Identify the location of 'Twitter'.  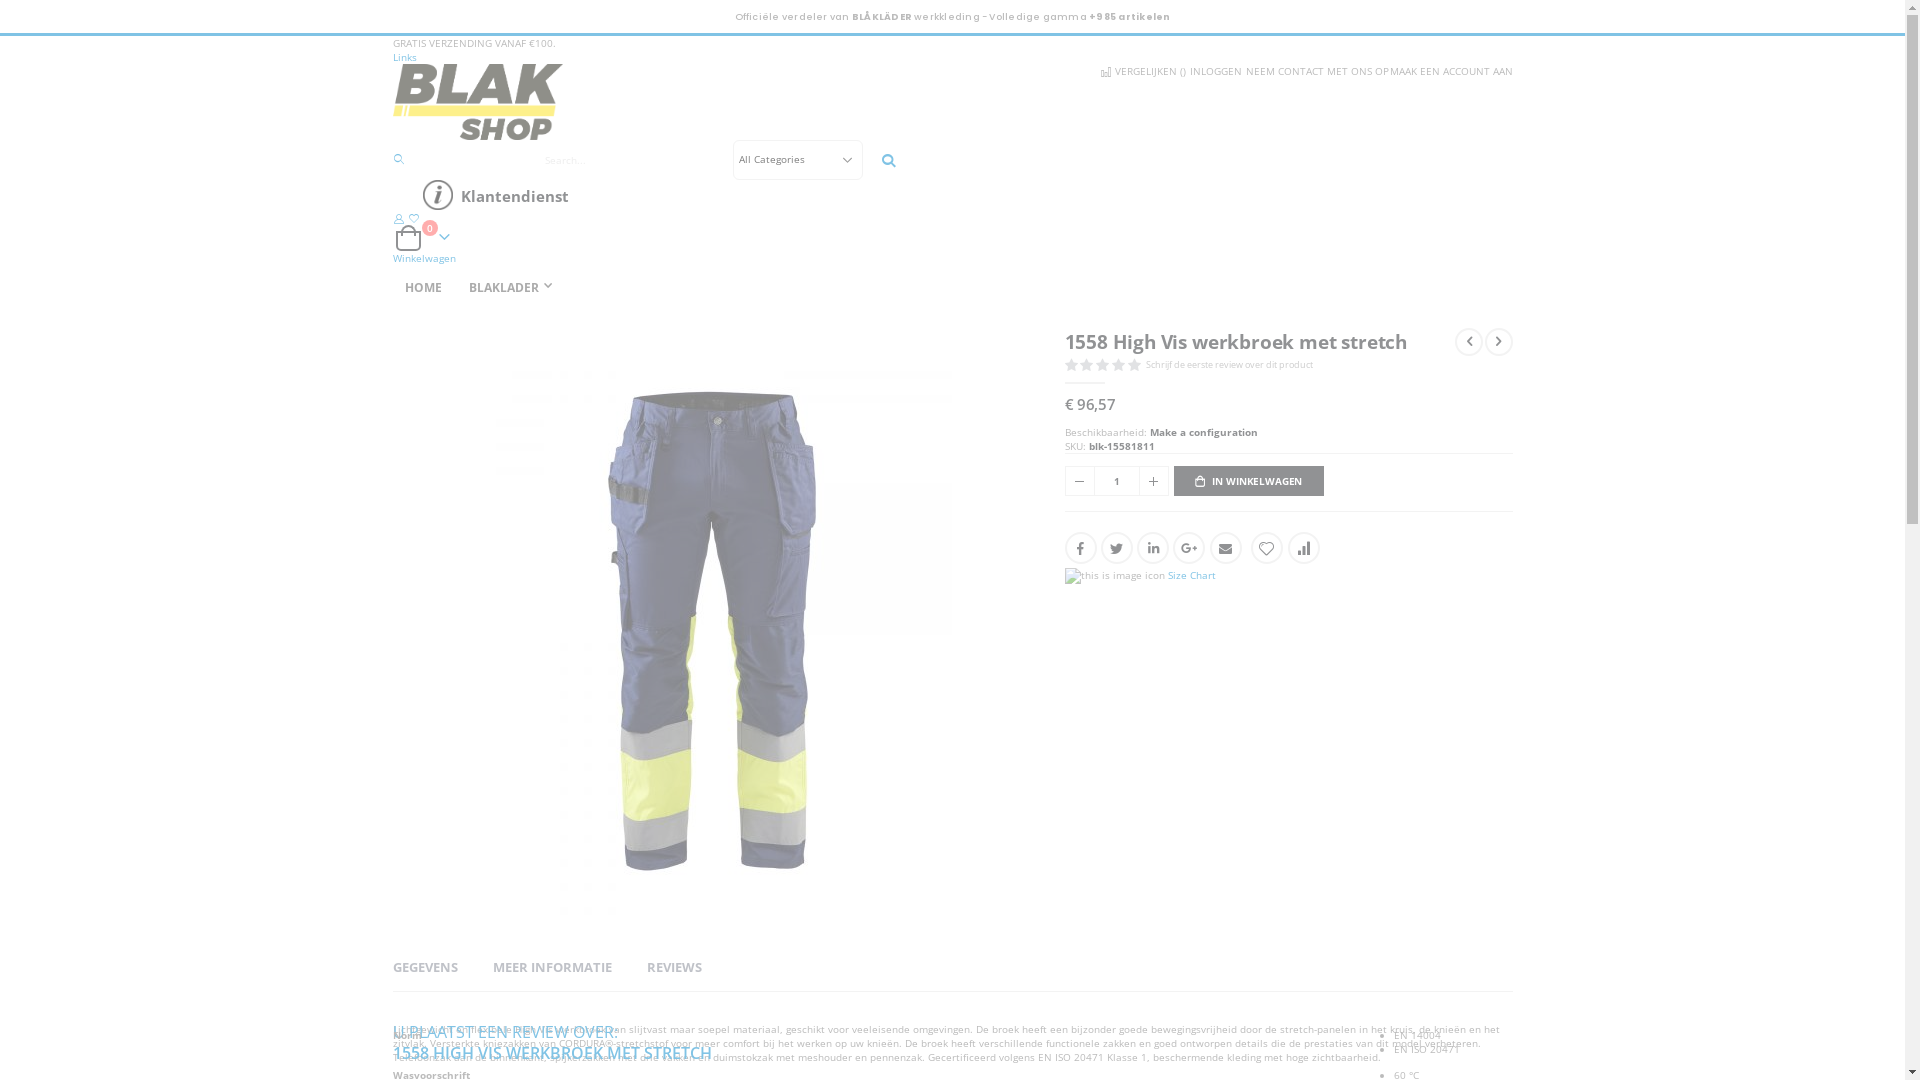
(1099, 547).